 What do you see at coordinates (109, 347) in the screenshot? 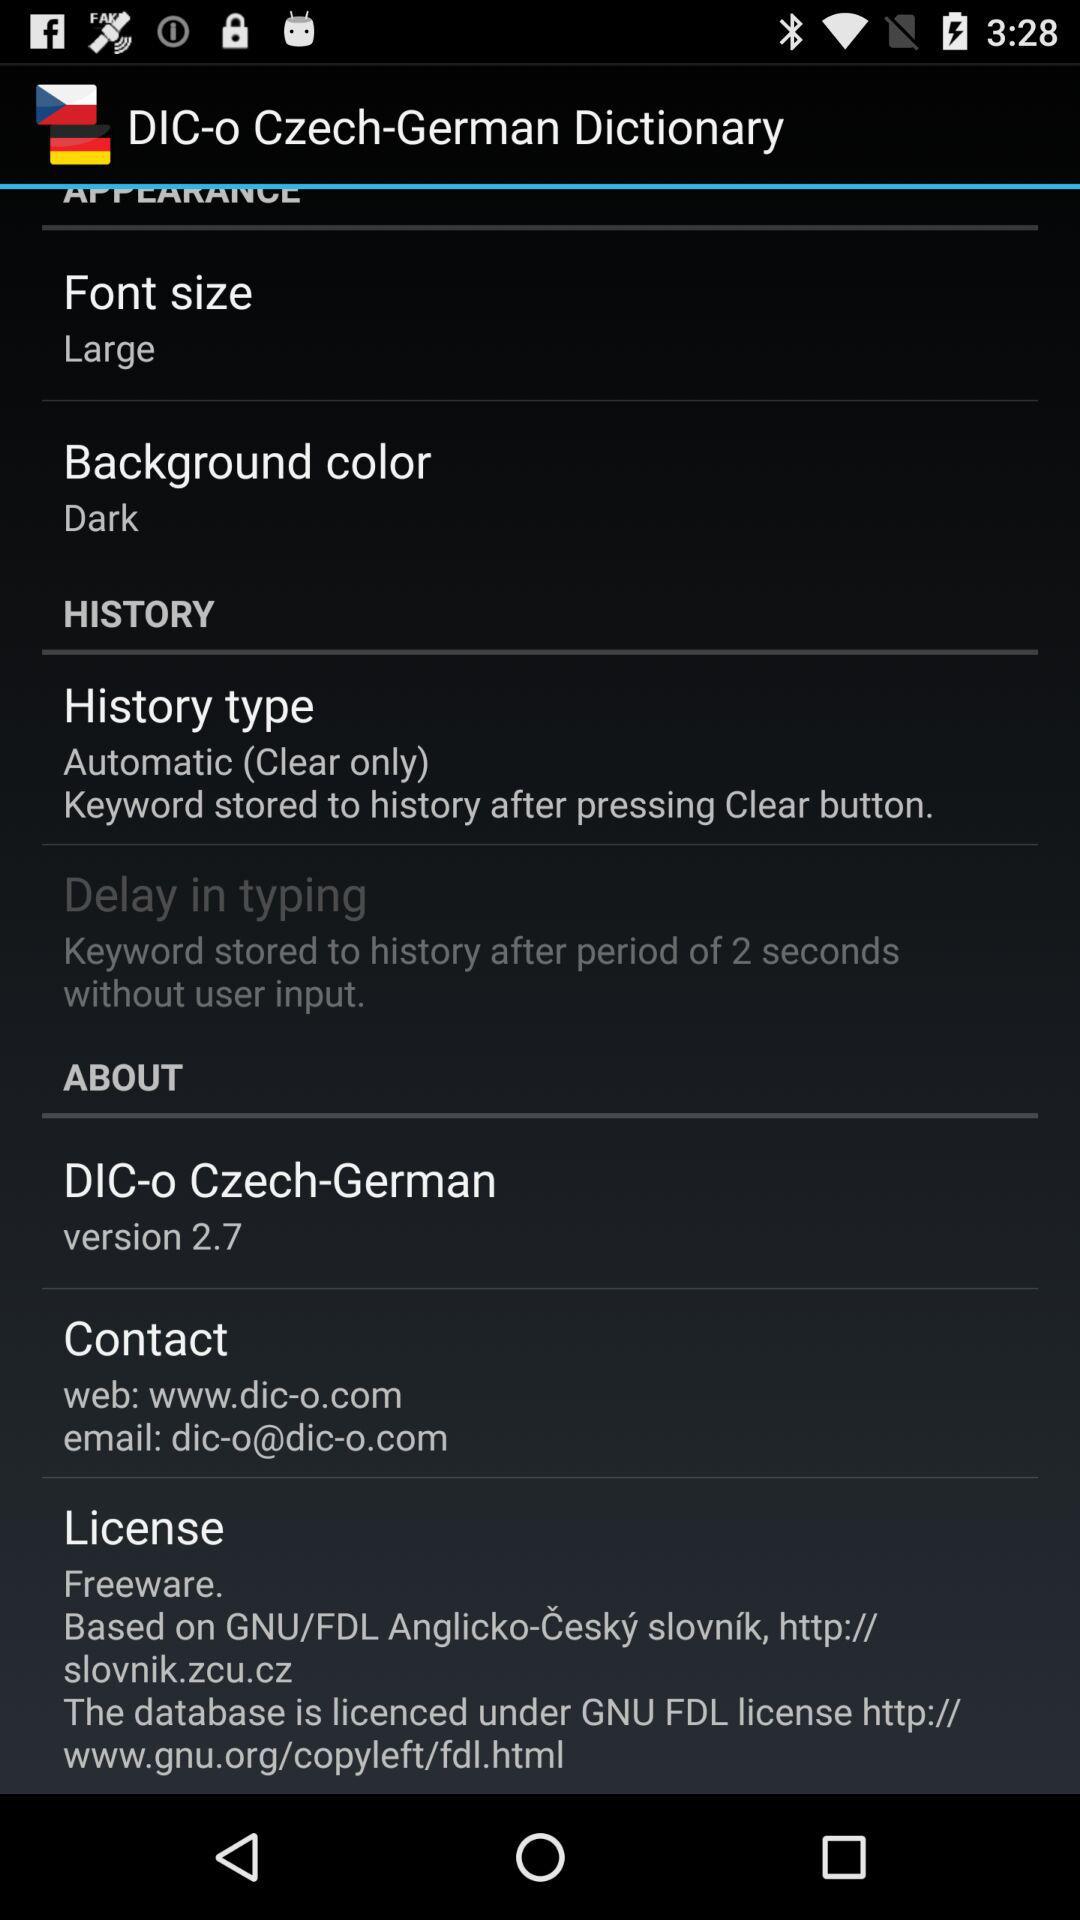
I see `item below the font size` at bounding box center [109, 347].